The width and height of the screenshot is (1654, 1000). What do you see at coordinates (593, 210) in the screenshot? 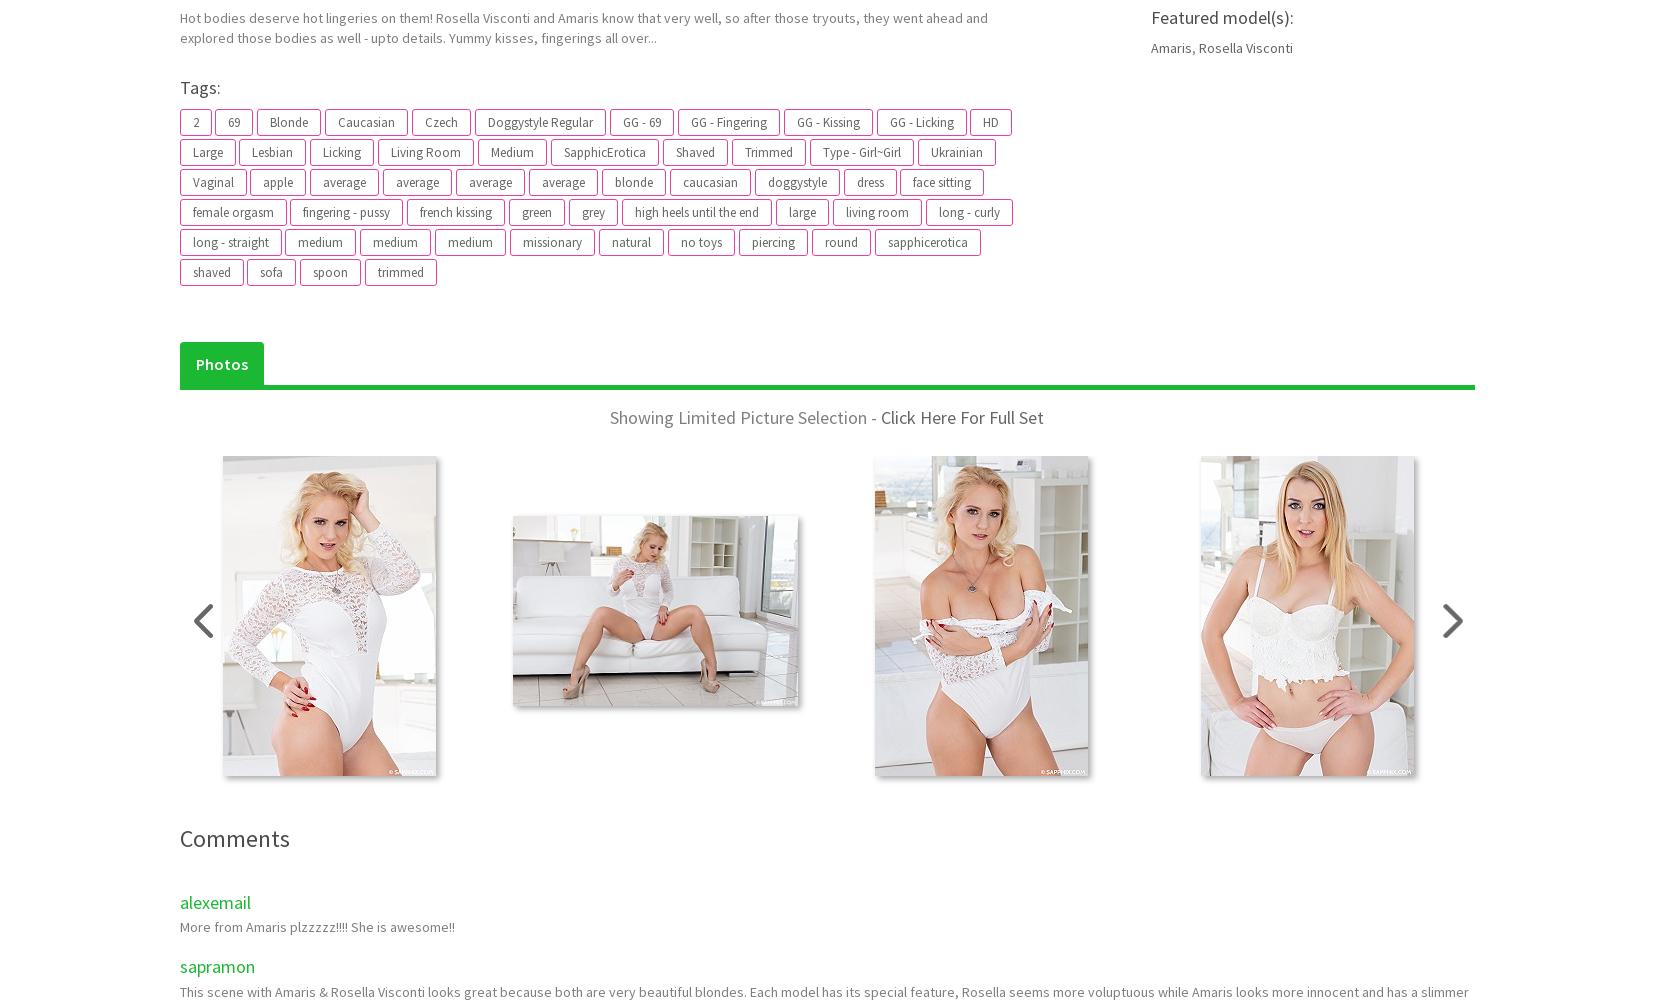
I see `'grey'` at bounding box center [593, 210].